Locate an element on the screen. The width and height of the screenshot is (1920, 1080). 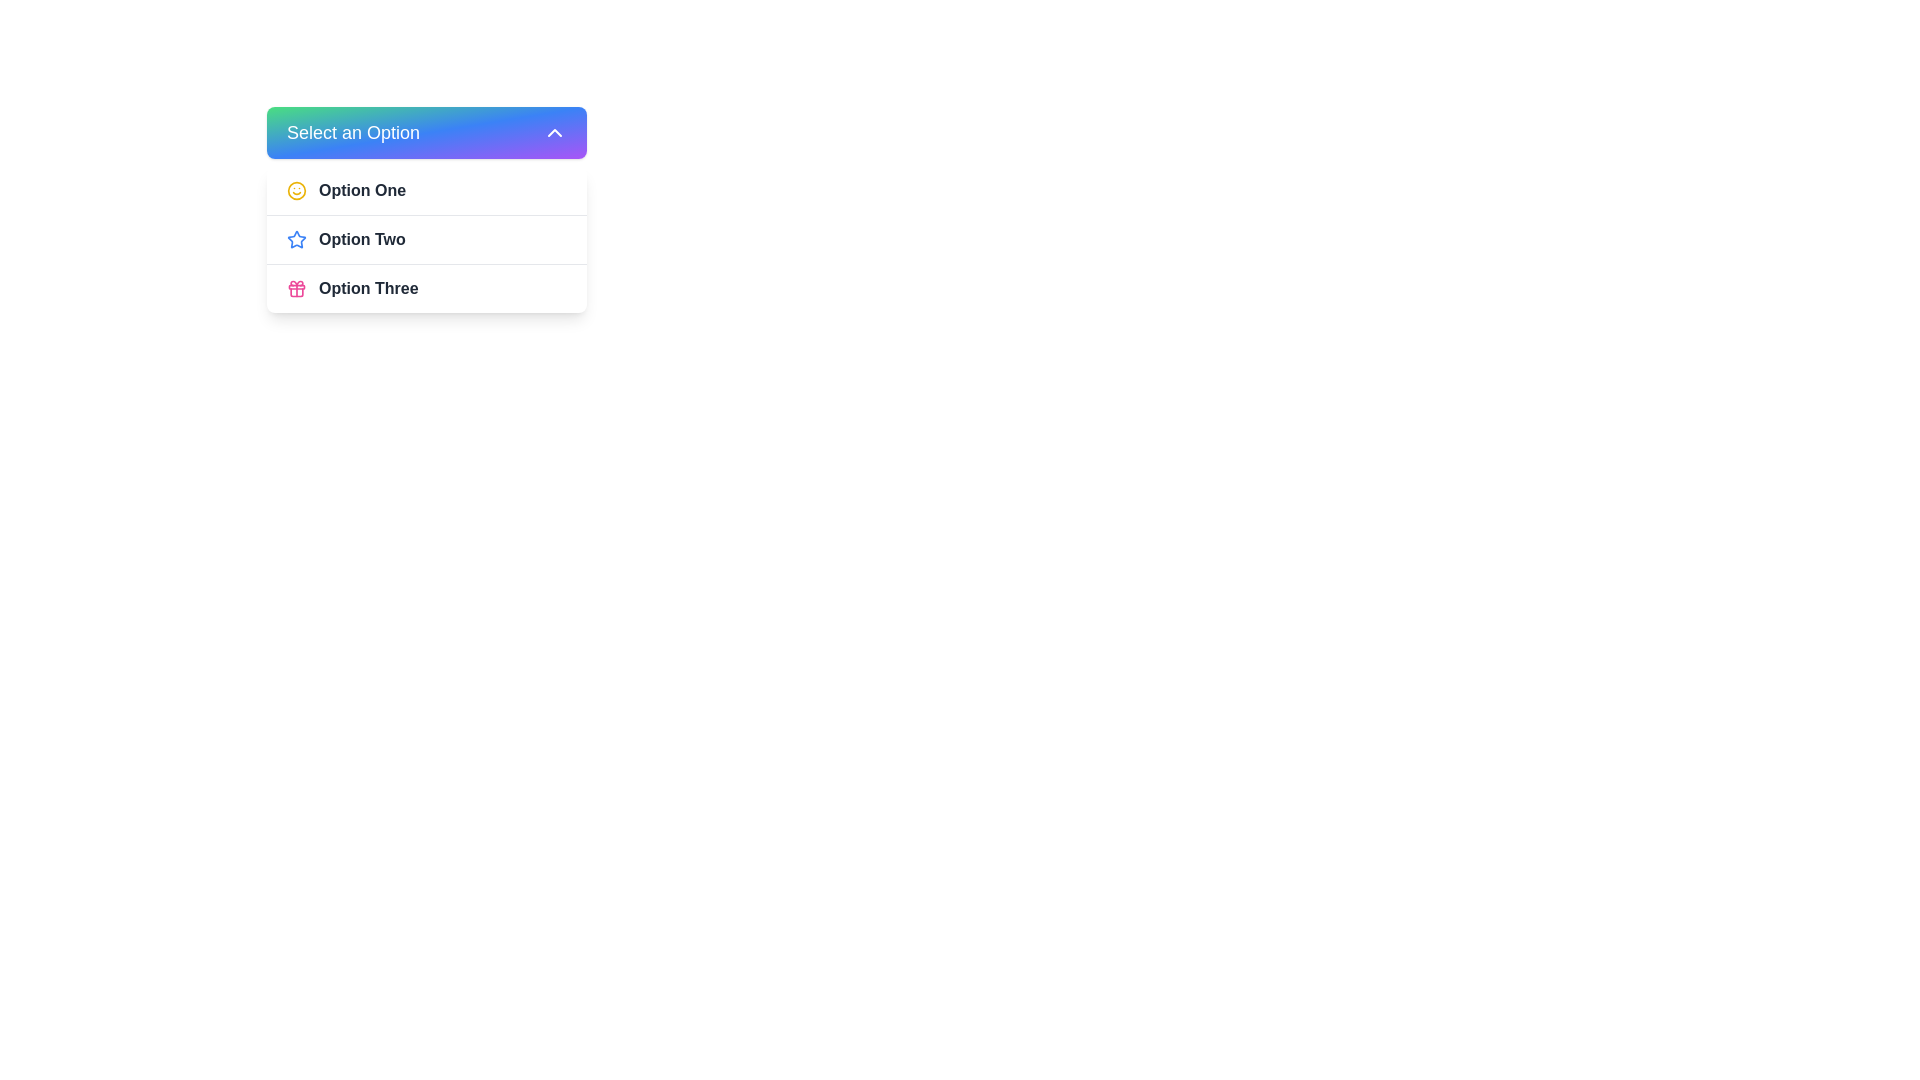
the text 'Option One' in bold, dark gray font is located at coordinates (362, 191).